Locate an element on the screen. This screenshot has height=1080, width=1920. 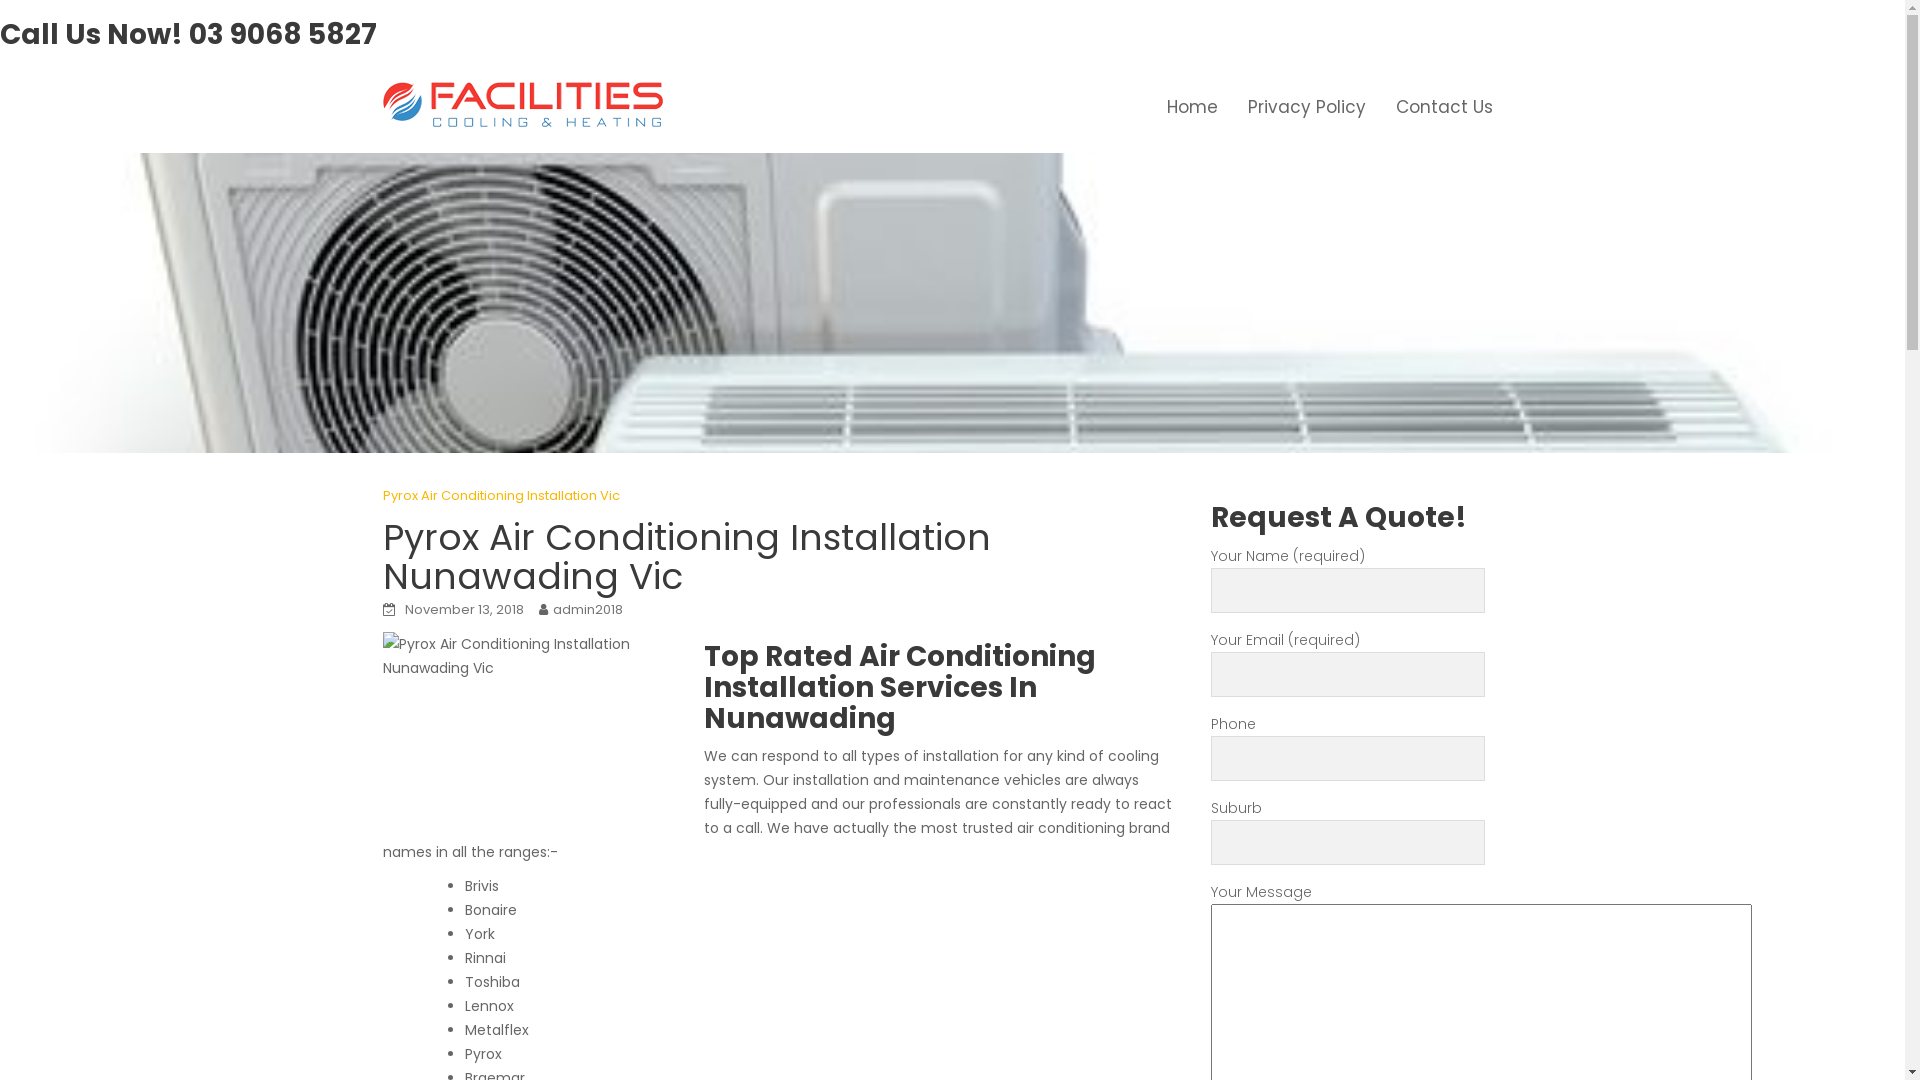
'Contact Us' is located at coordinates (1443, 107).